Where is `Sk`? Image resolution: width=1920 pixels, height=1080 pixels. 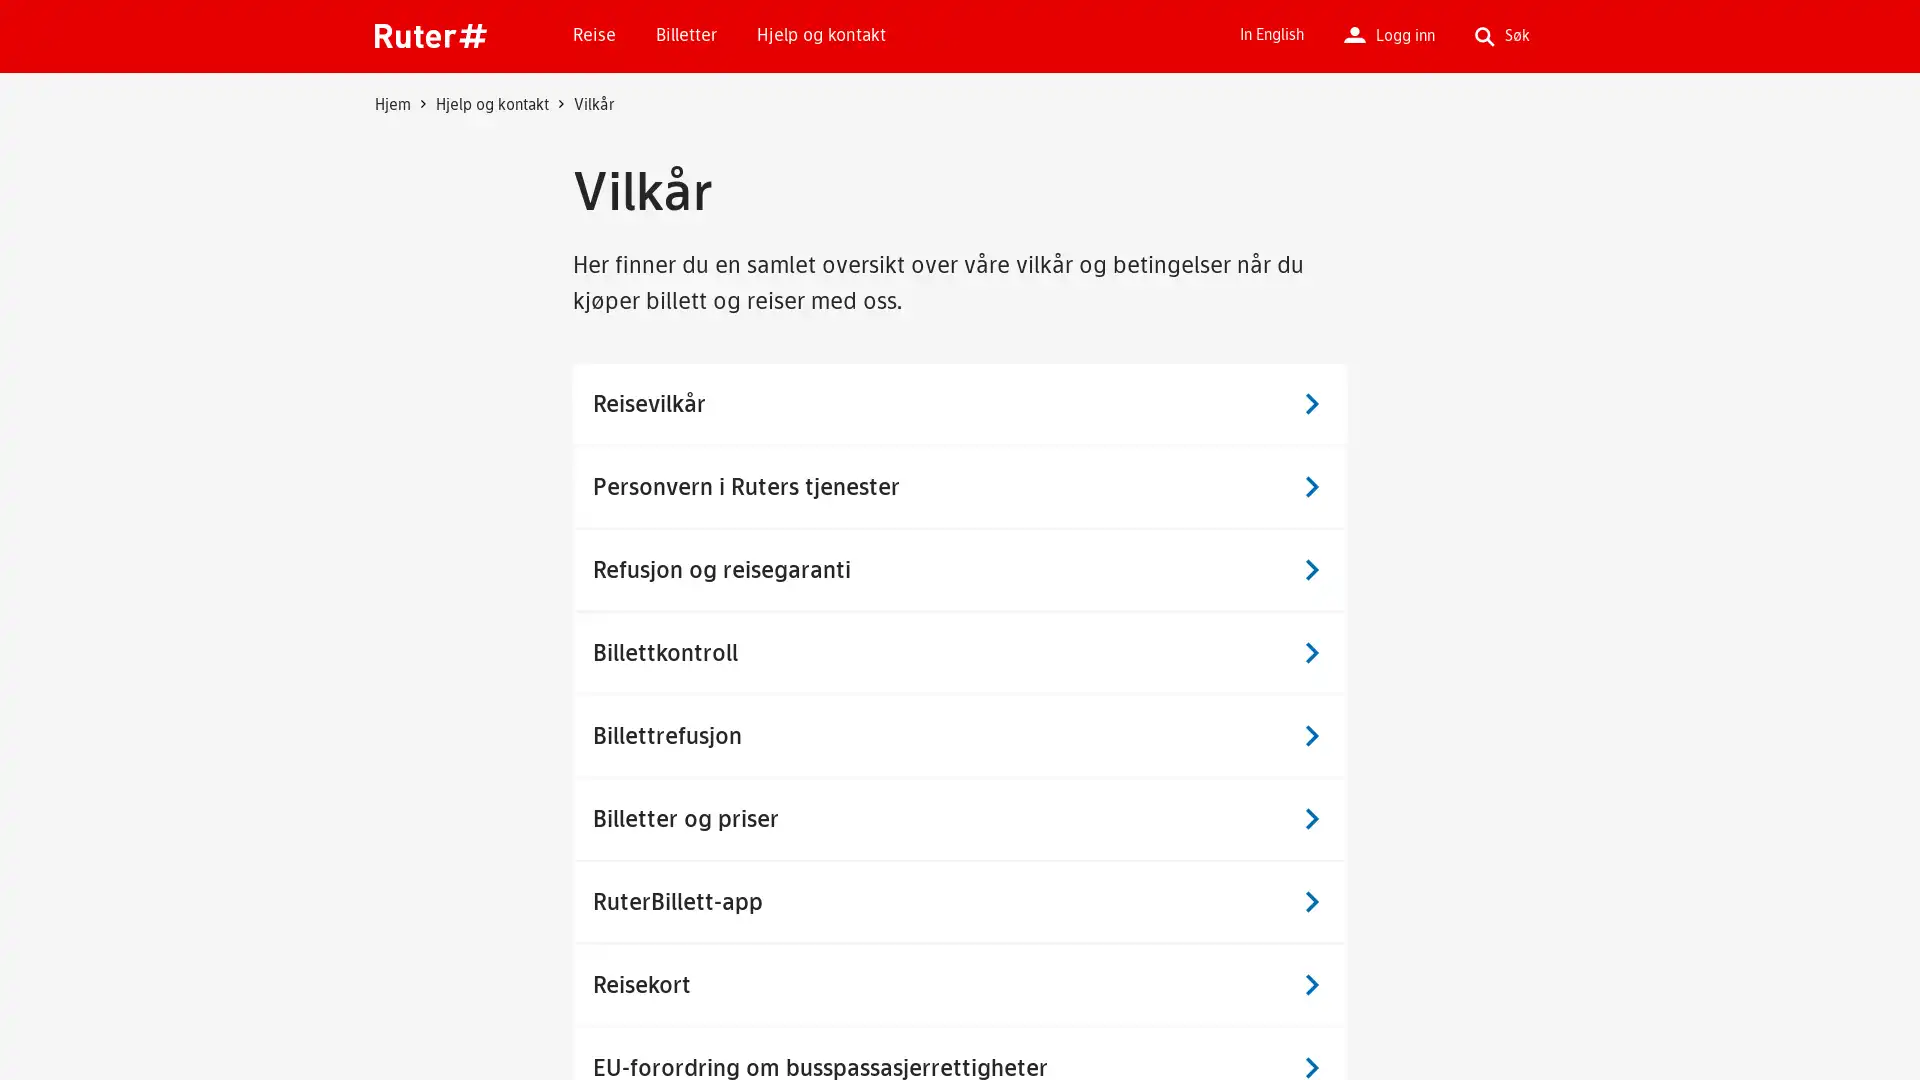 Sk is located at coordinates (1280, 181).